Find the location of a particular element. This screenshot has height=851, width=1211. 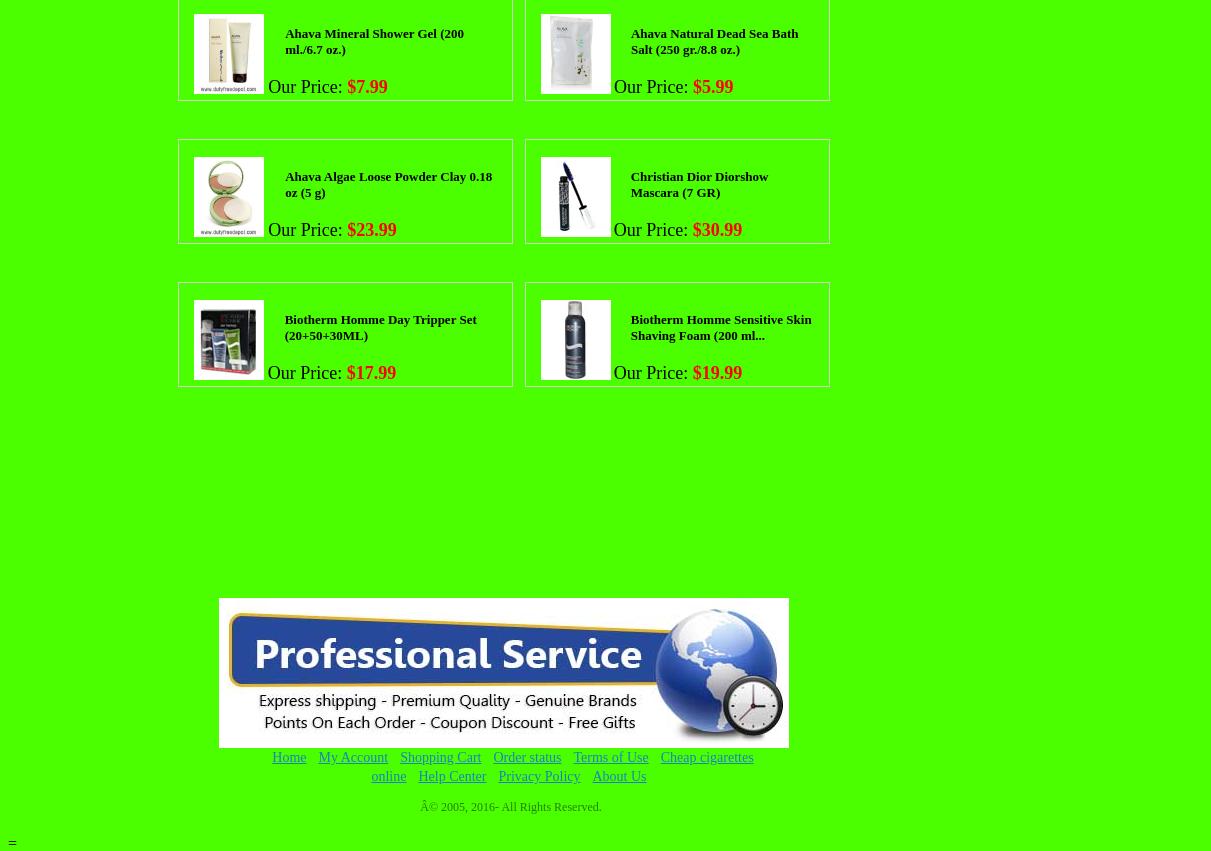

'Â© 2005, 2016- All Rights Reserved.' is located at coordinates (510, 804).